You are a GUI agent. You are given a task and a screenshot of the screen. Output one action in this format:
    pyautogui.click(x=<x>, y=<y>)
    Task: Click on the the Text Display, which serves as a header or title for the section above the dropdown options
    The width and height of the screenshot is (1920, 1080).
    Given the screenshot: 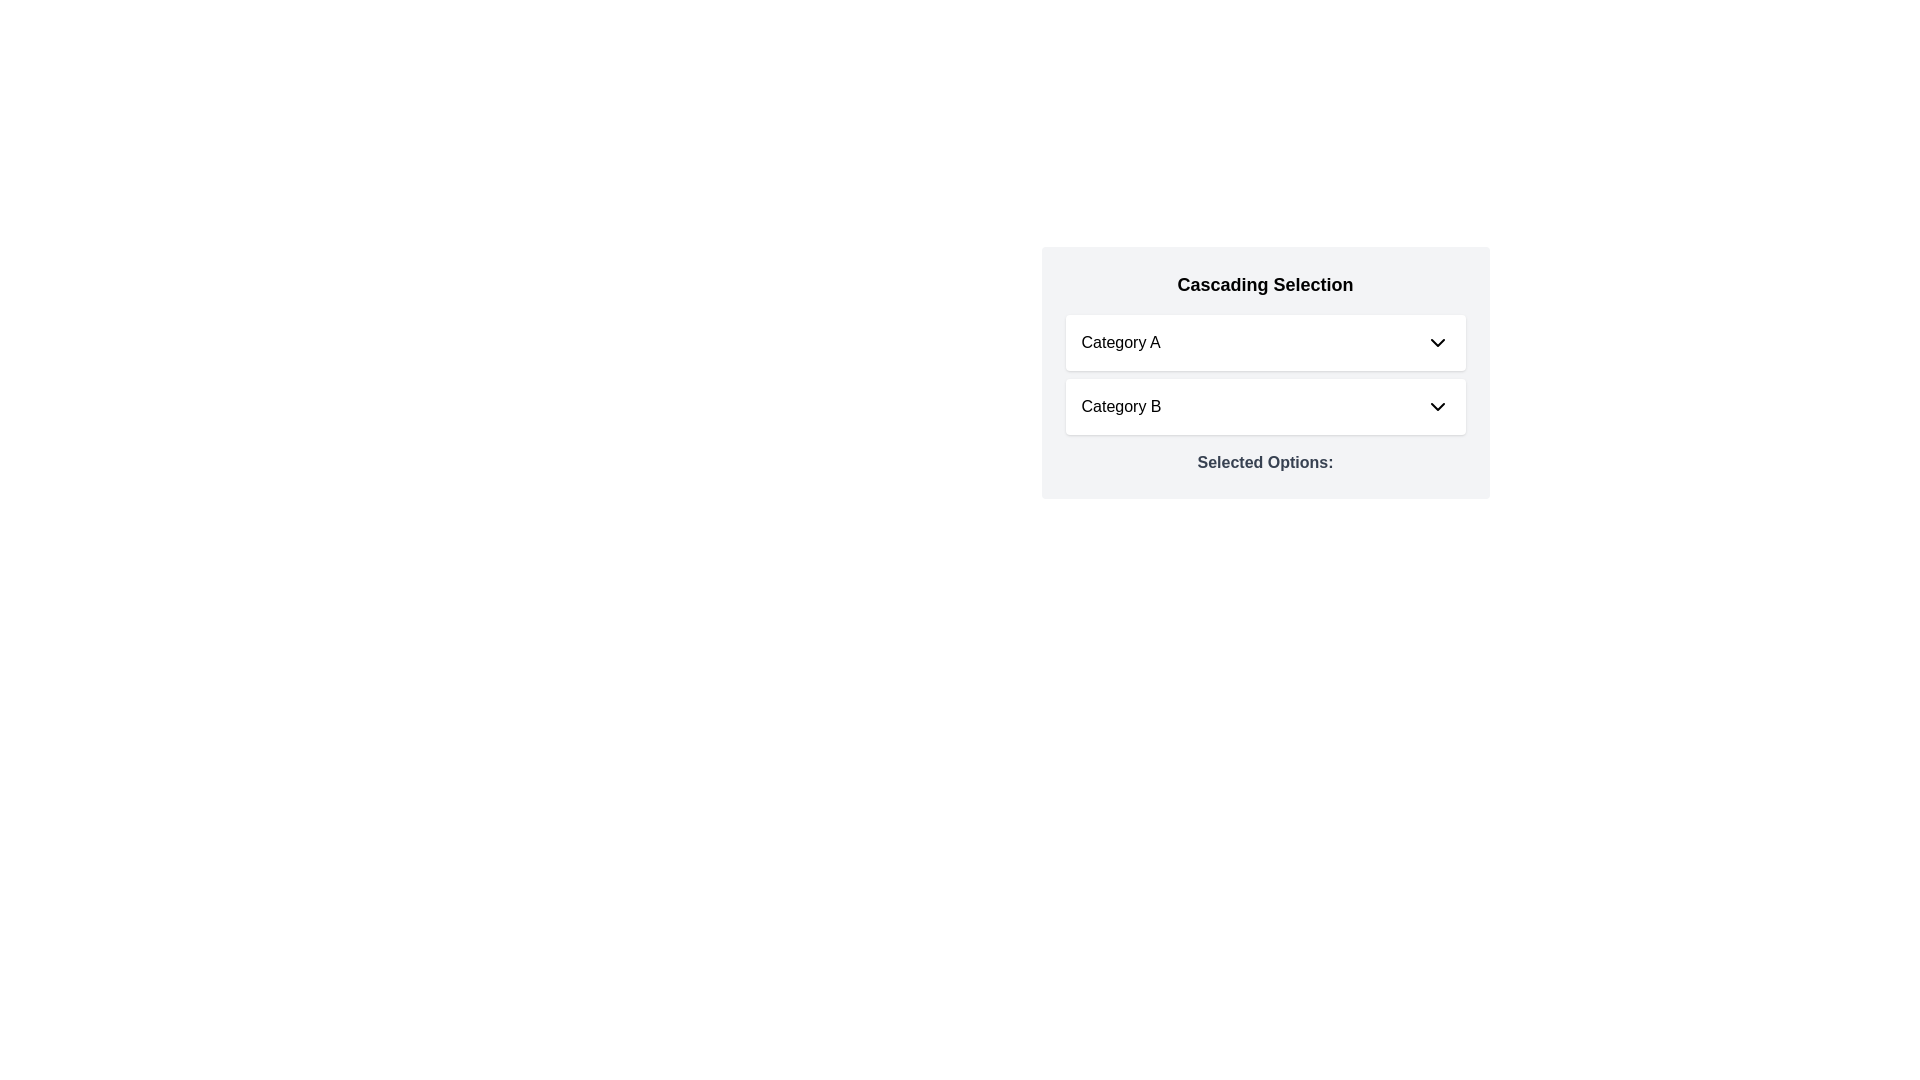 What is the action you would take?
    pyautogui.click(x=1264, y=285)
    